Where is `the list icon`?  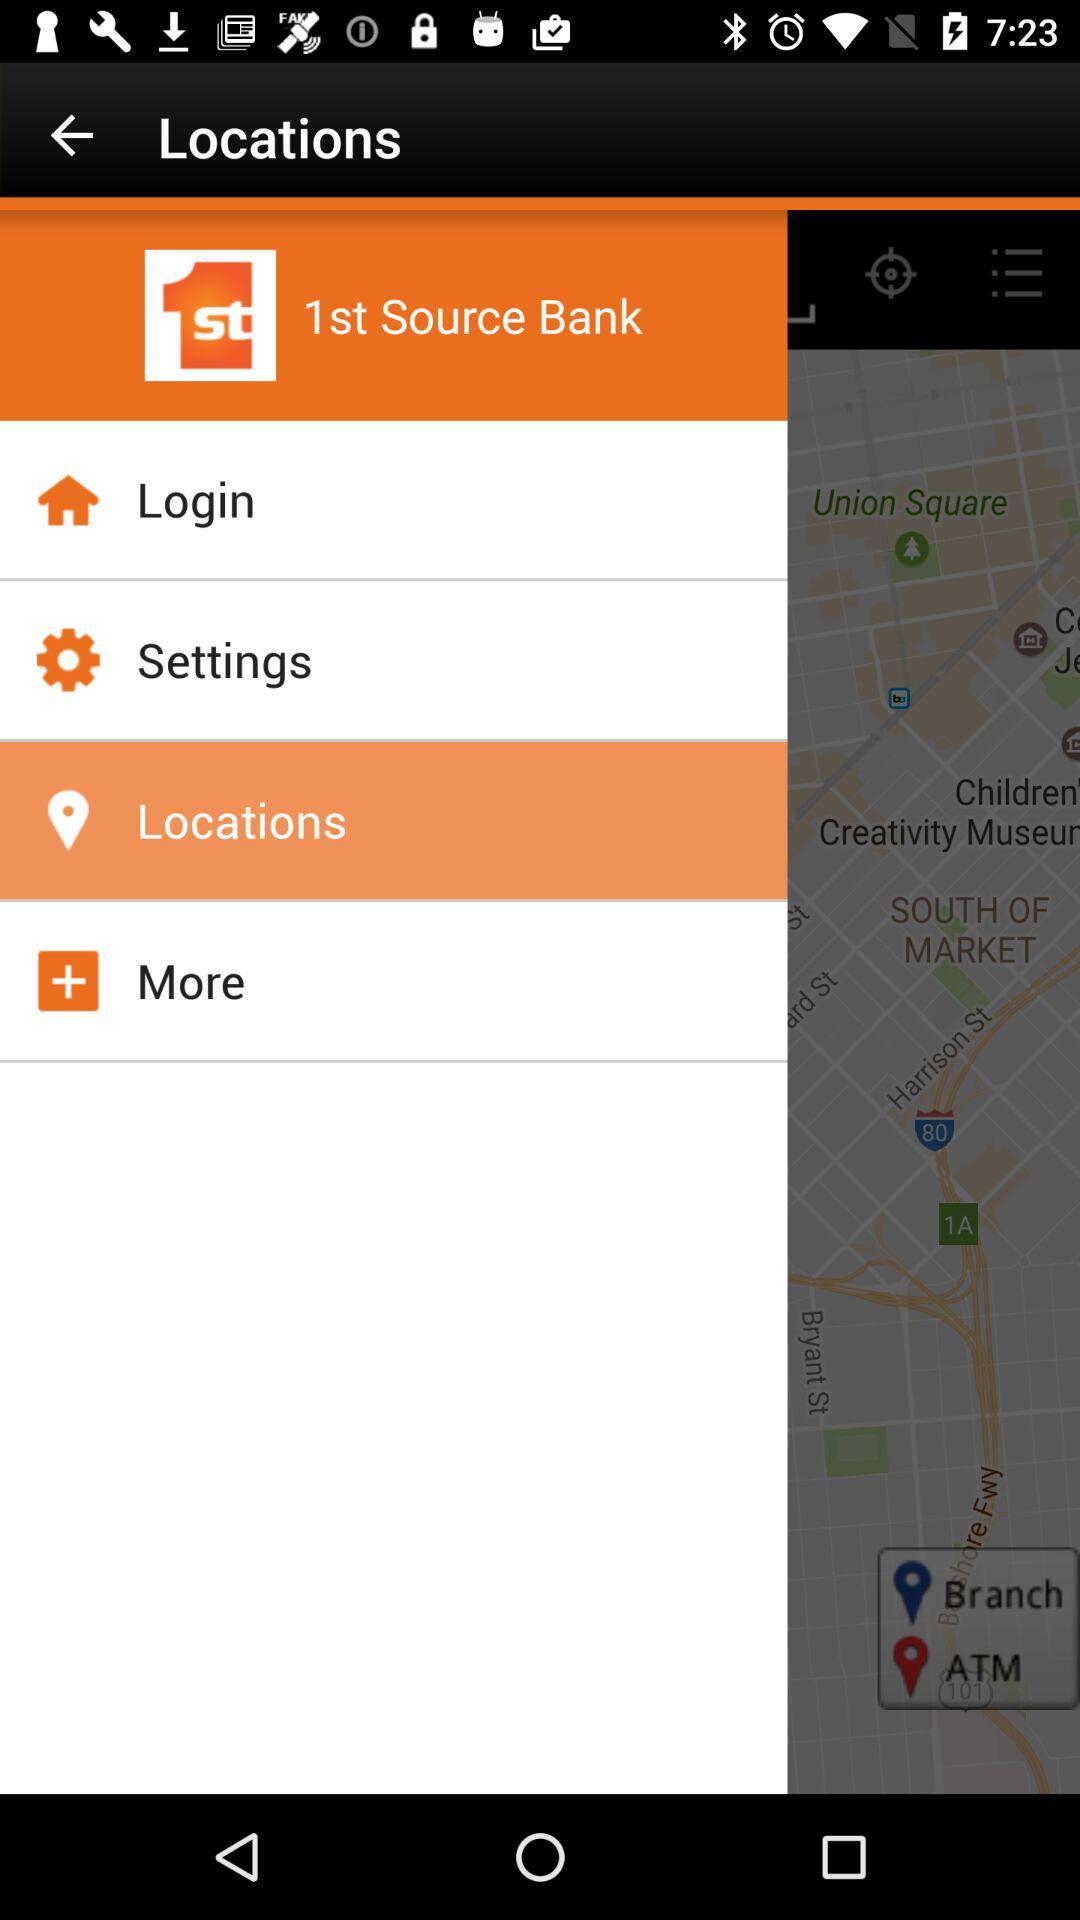 the list icon is located at coordinates (1017, 272).